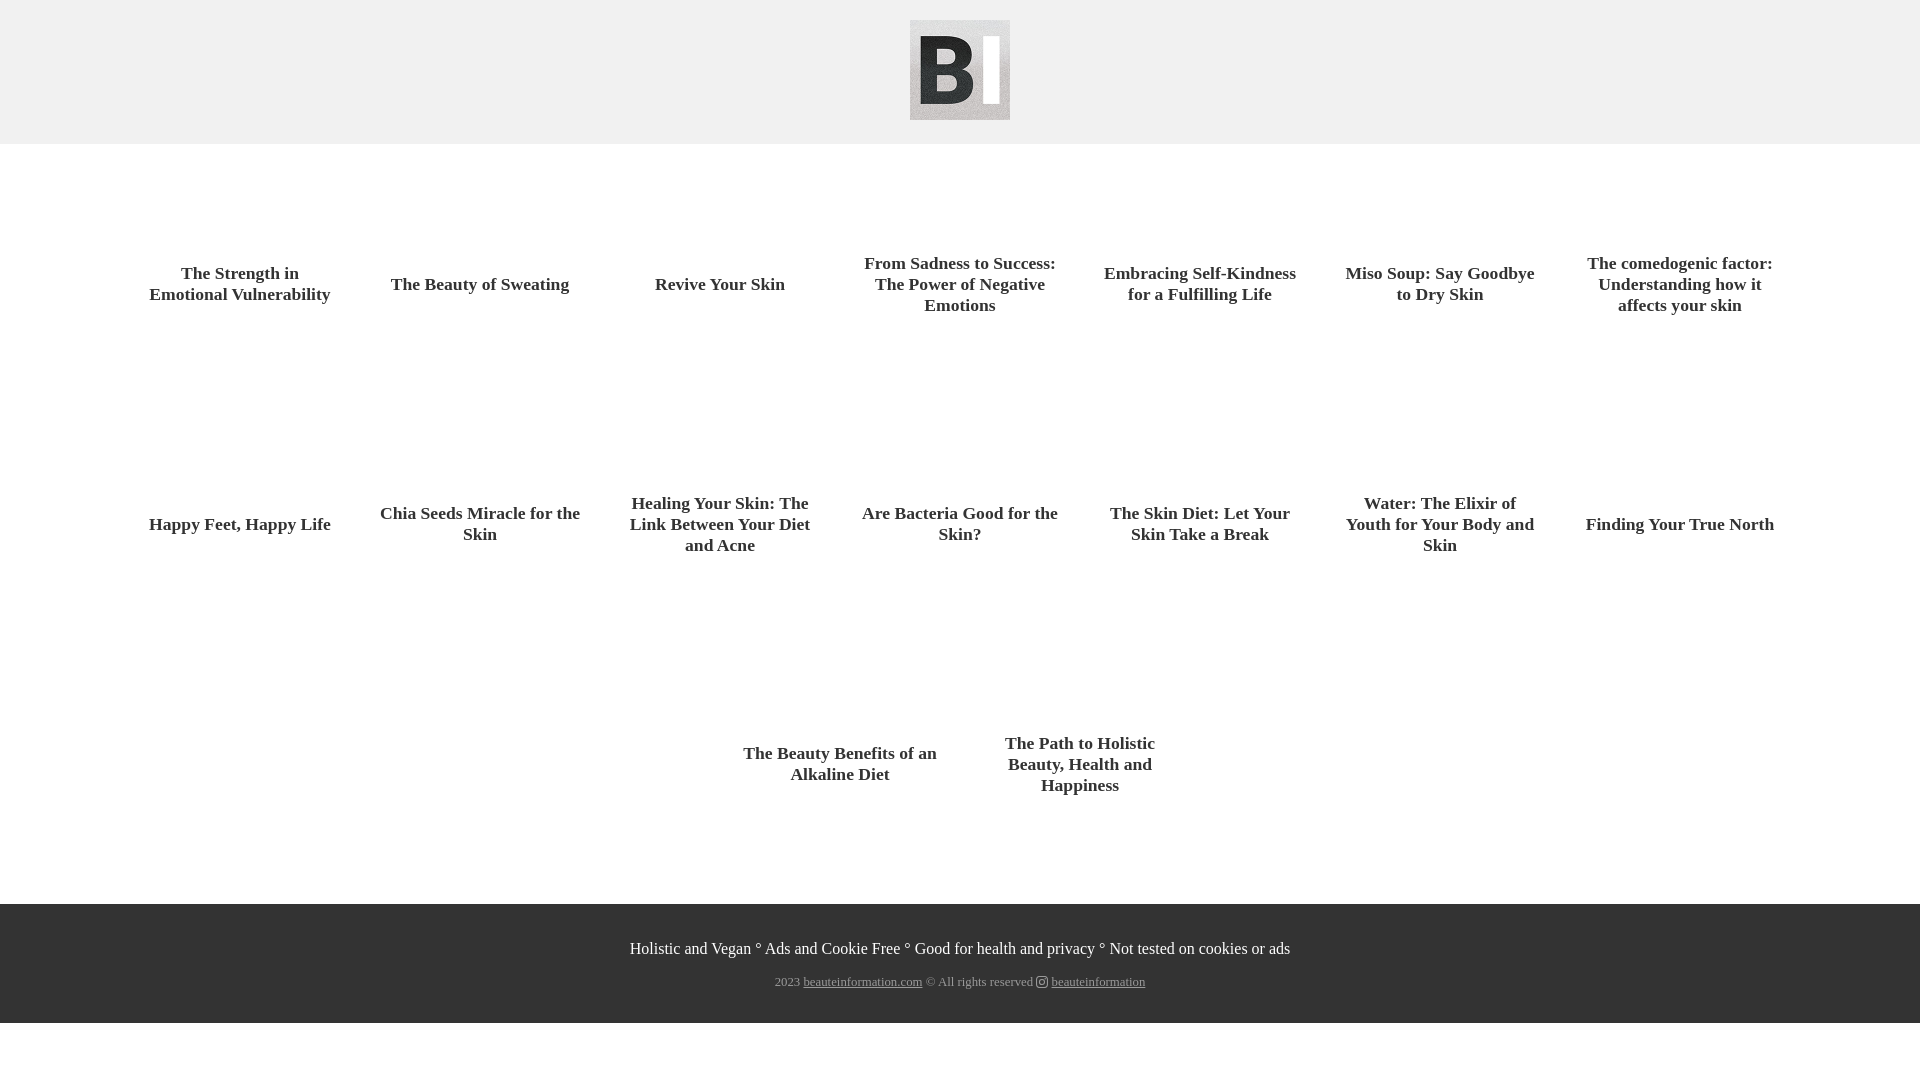 Image resolution: width=1920 pixels, height=1080 pixels. I want to click on 'Miso Soup: Say Goodbye to Dry Skin', so click(1440, 284).